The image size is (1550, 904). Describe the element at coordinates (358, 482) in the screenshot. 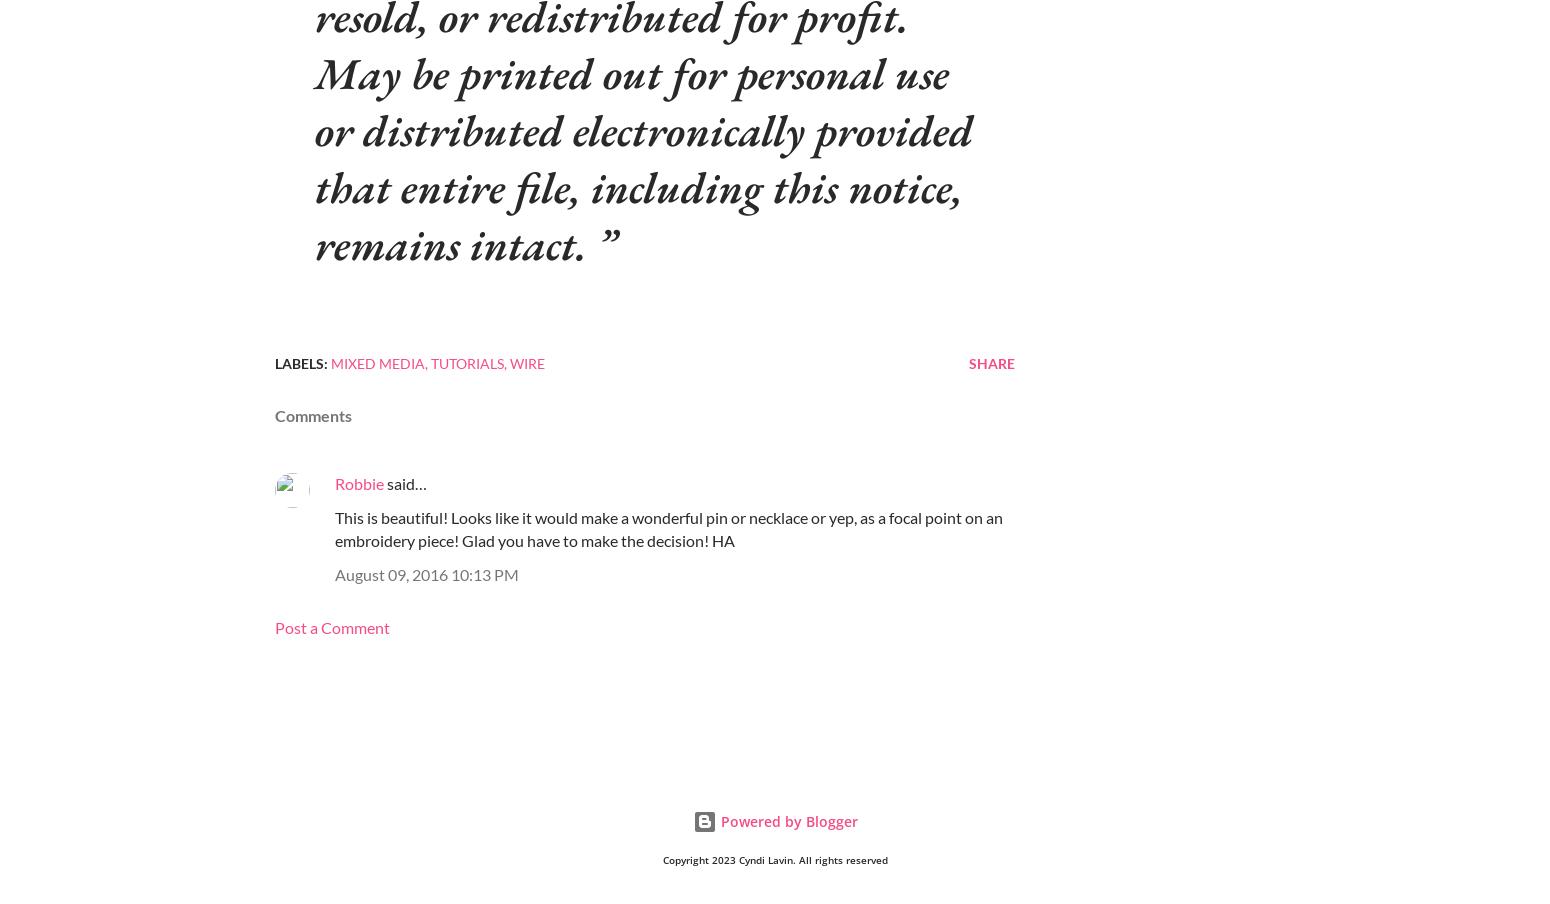

I see `'Robbie'` at that location.